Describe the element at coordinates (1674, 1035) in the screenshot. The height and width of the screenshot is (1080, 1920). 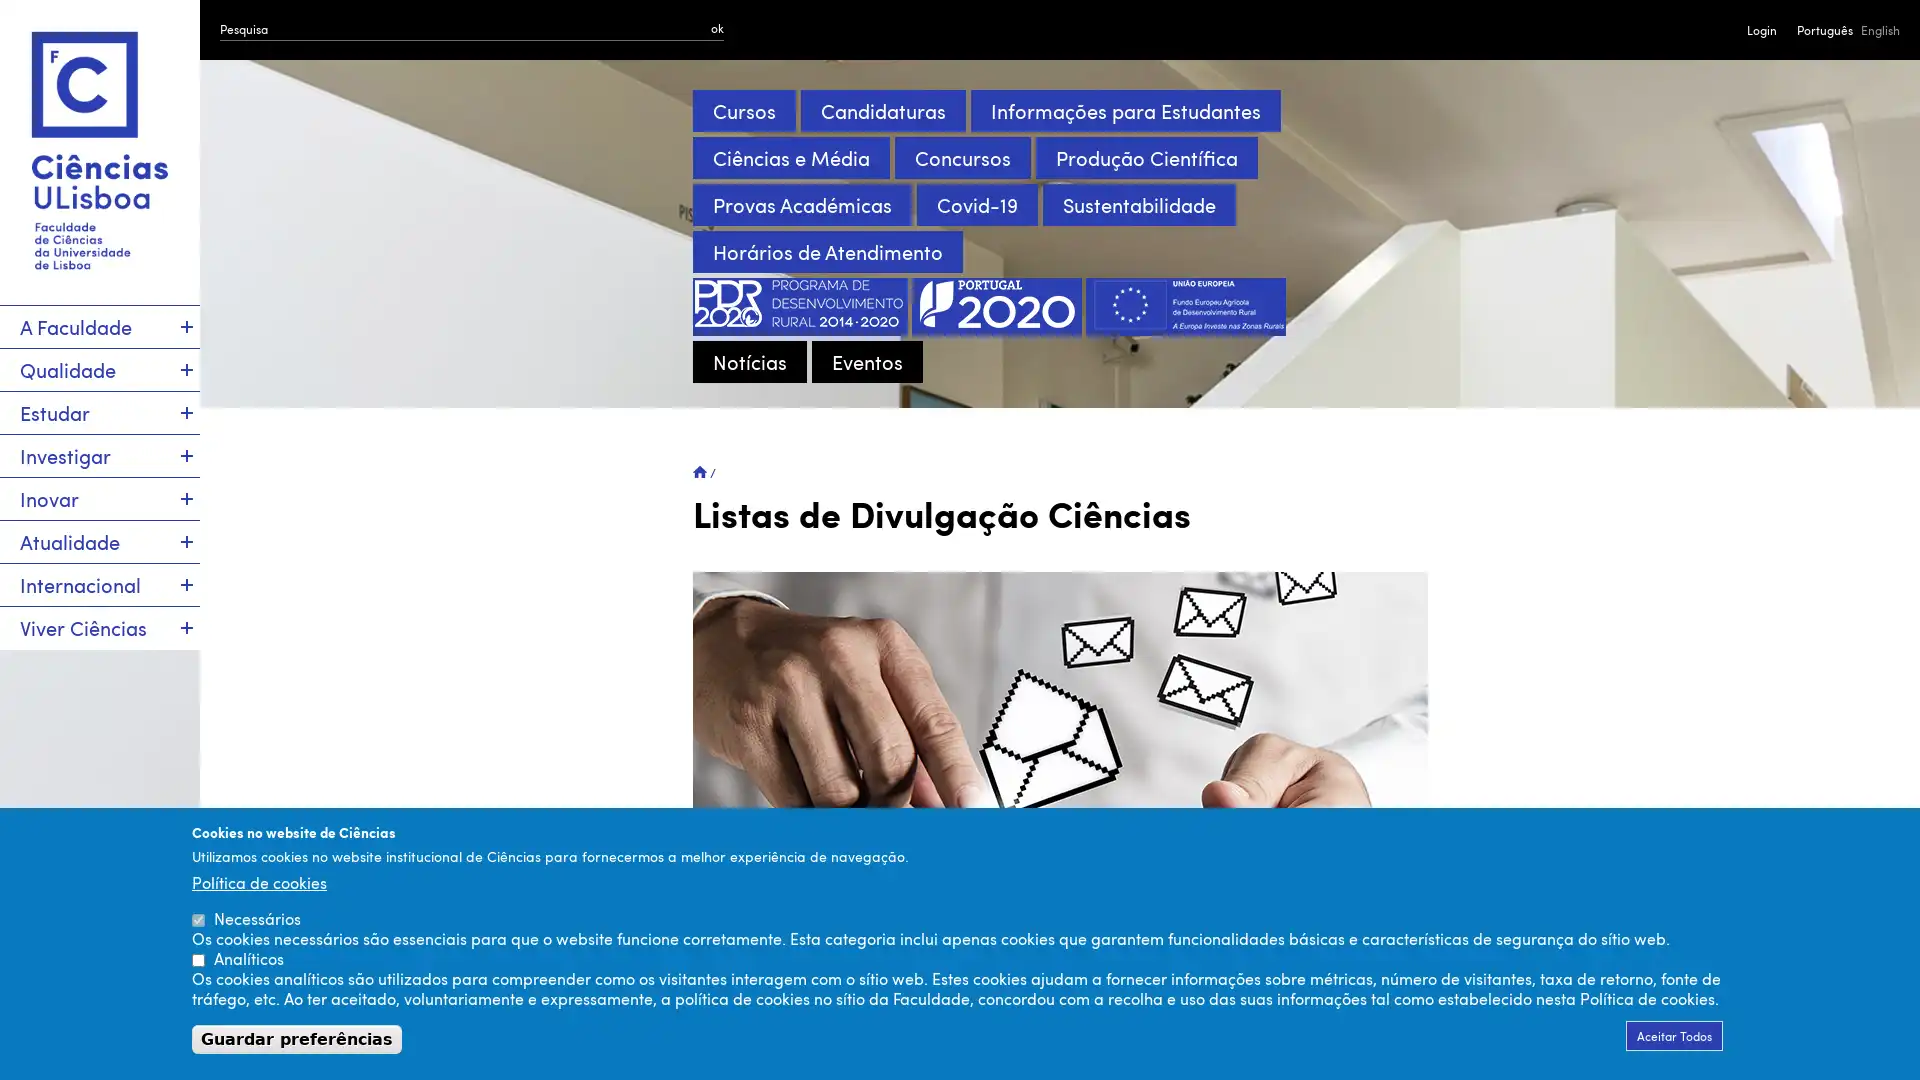
I see `Aceitar Todos` at that location.